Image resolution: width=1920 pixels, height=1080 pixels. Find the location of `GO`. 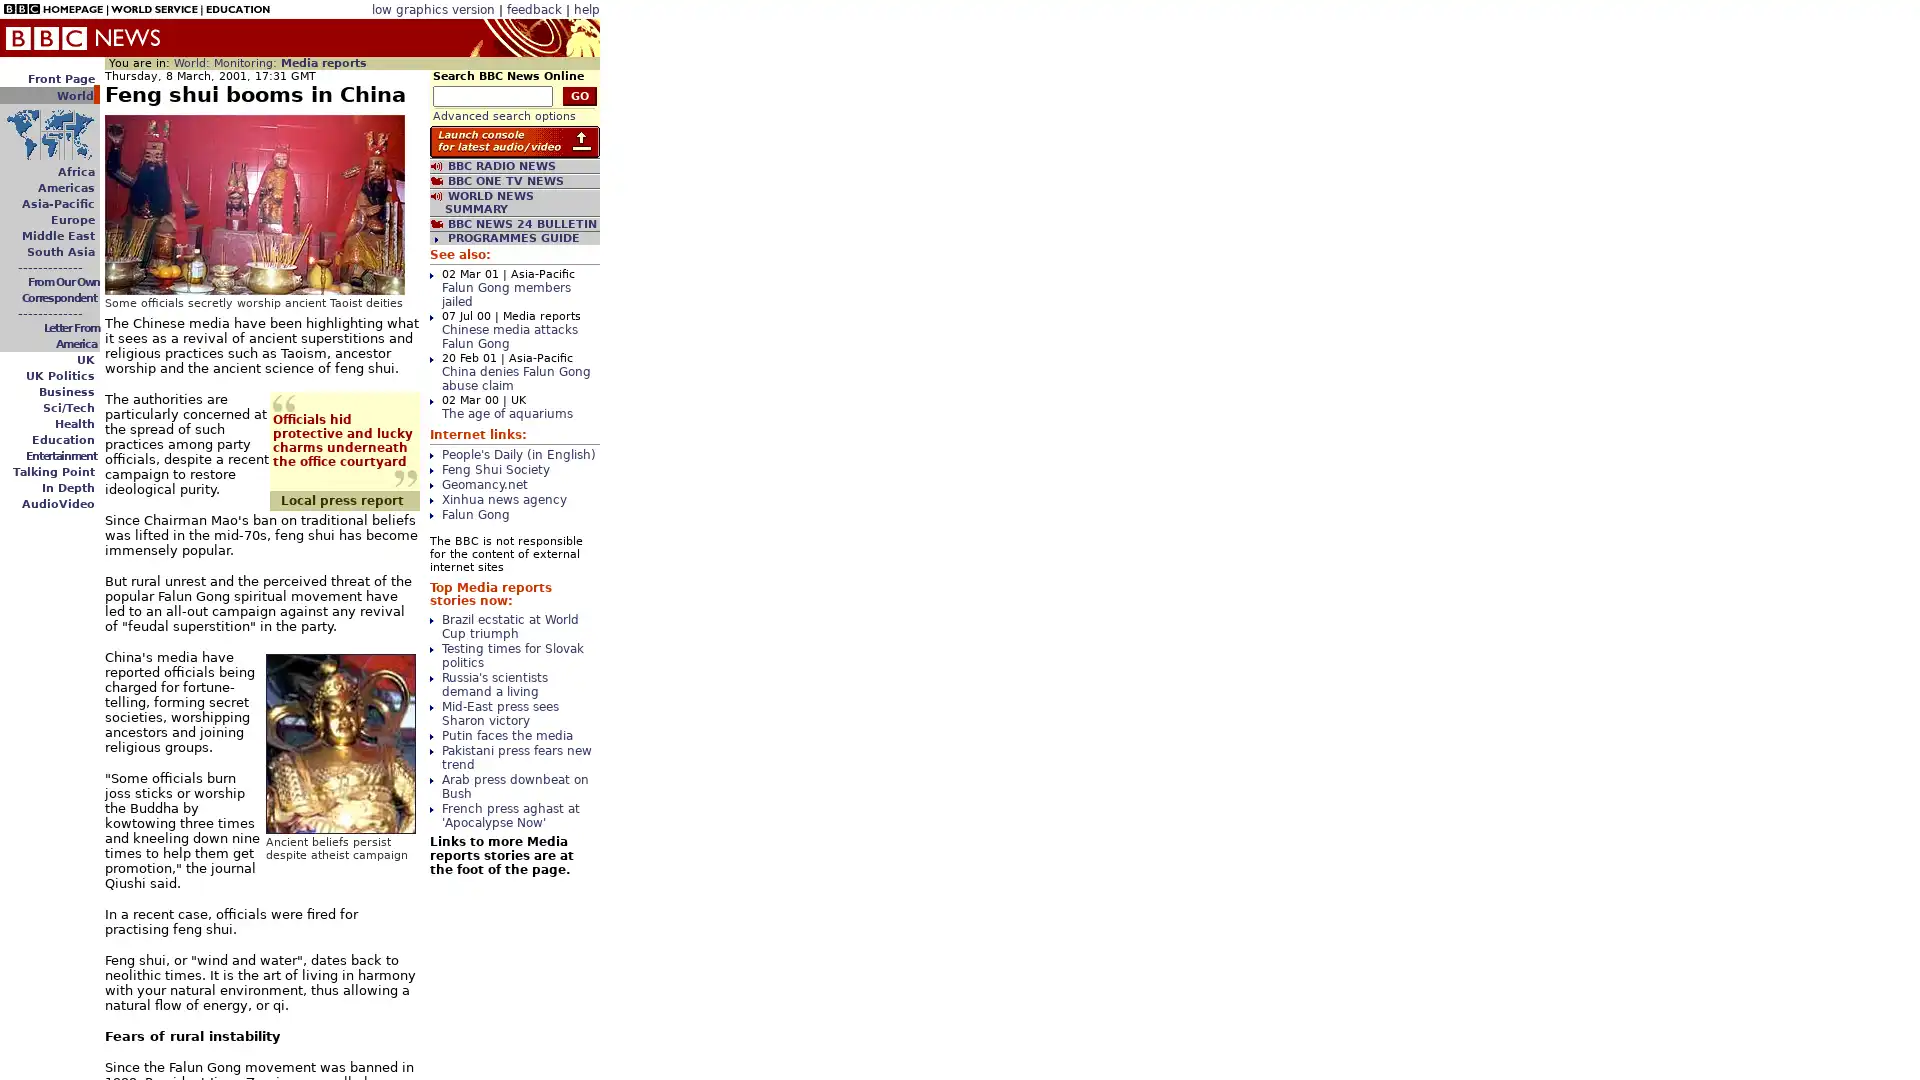

GO is located at coordinates (579, 96).